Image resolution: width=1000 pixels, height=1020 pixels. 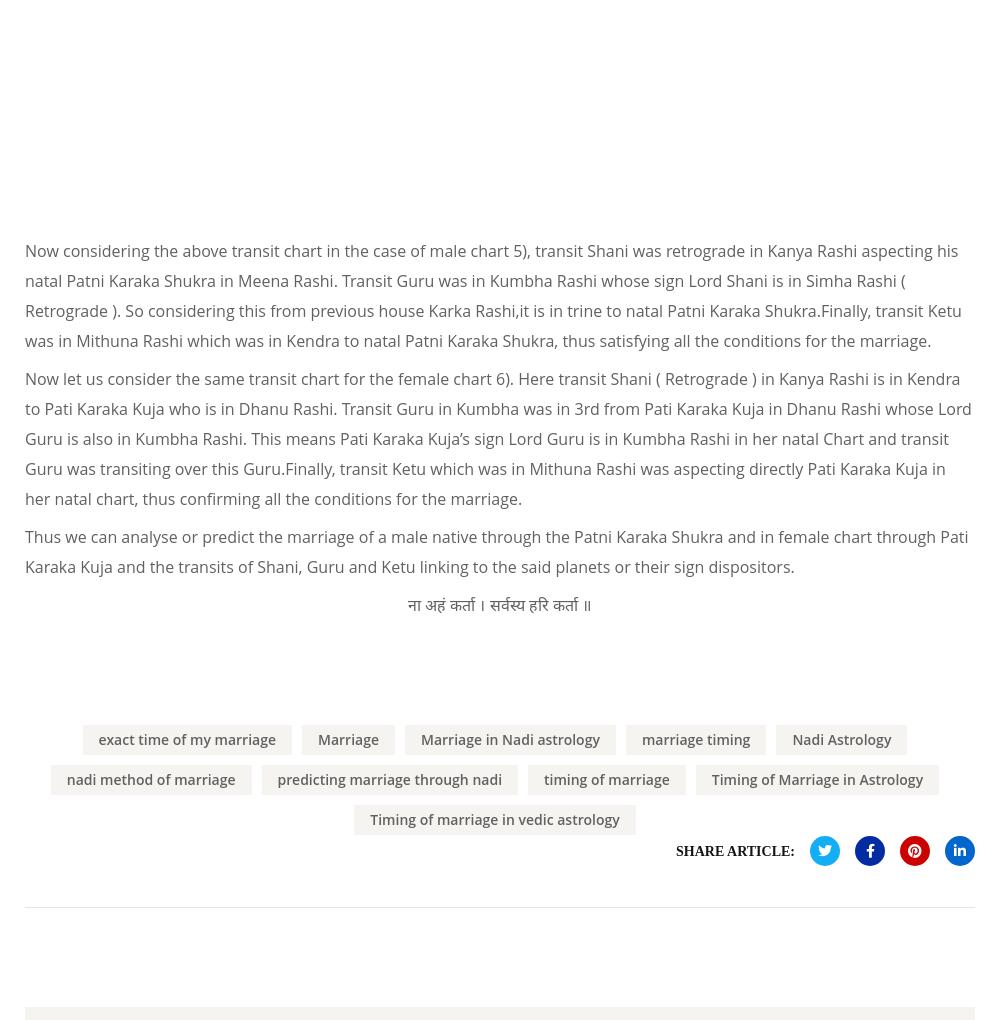 What do you see at coordinates (65, 777) in the screenshot?
I see `'nadi method of marriage'` at bounding box center [65, 777].